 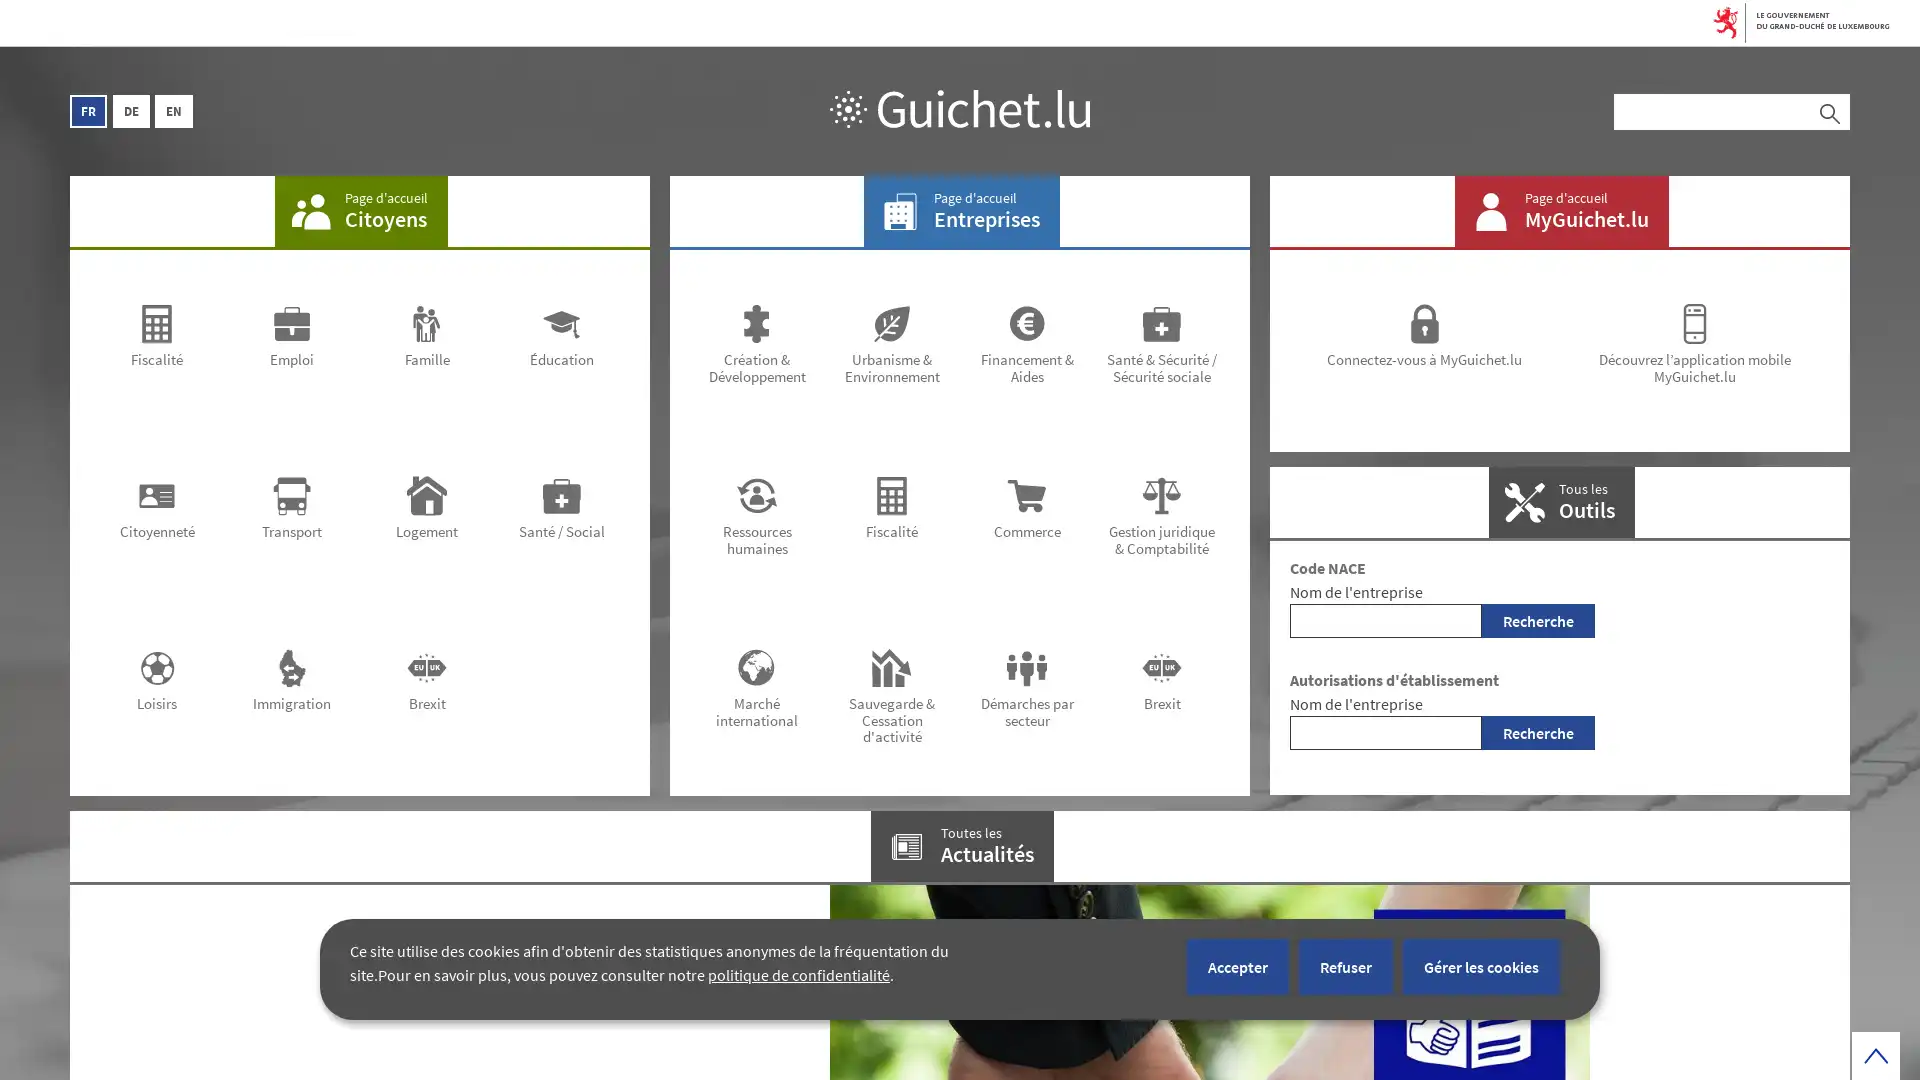 I want to click on Refuser, so click(x=1345, y=966).